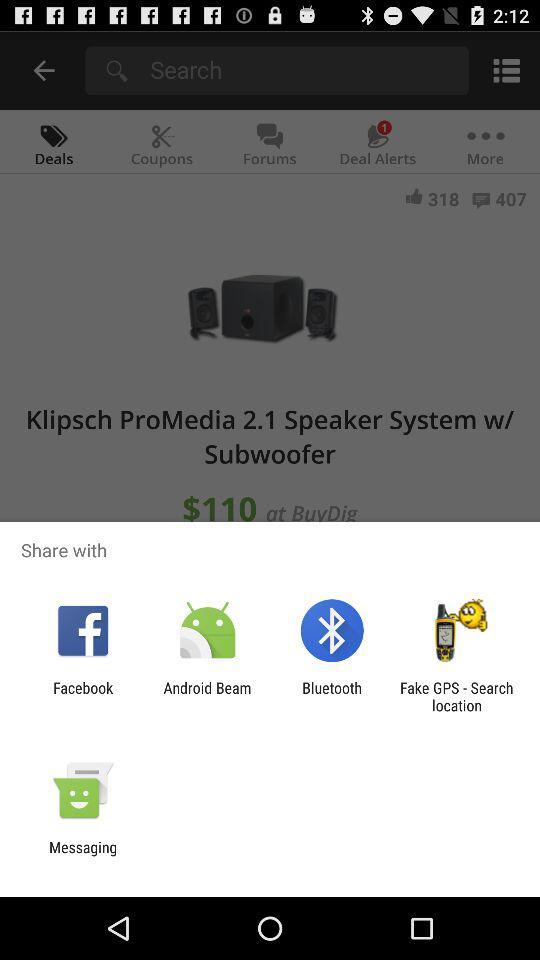  What do you see at coordinates (82, 696) in the screenshot?
I see `facebook` at bounding box center [82, 696].